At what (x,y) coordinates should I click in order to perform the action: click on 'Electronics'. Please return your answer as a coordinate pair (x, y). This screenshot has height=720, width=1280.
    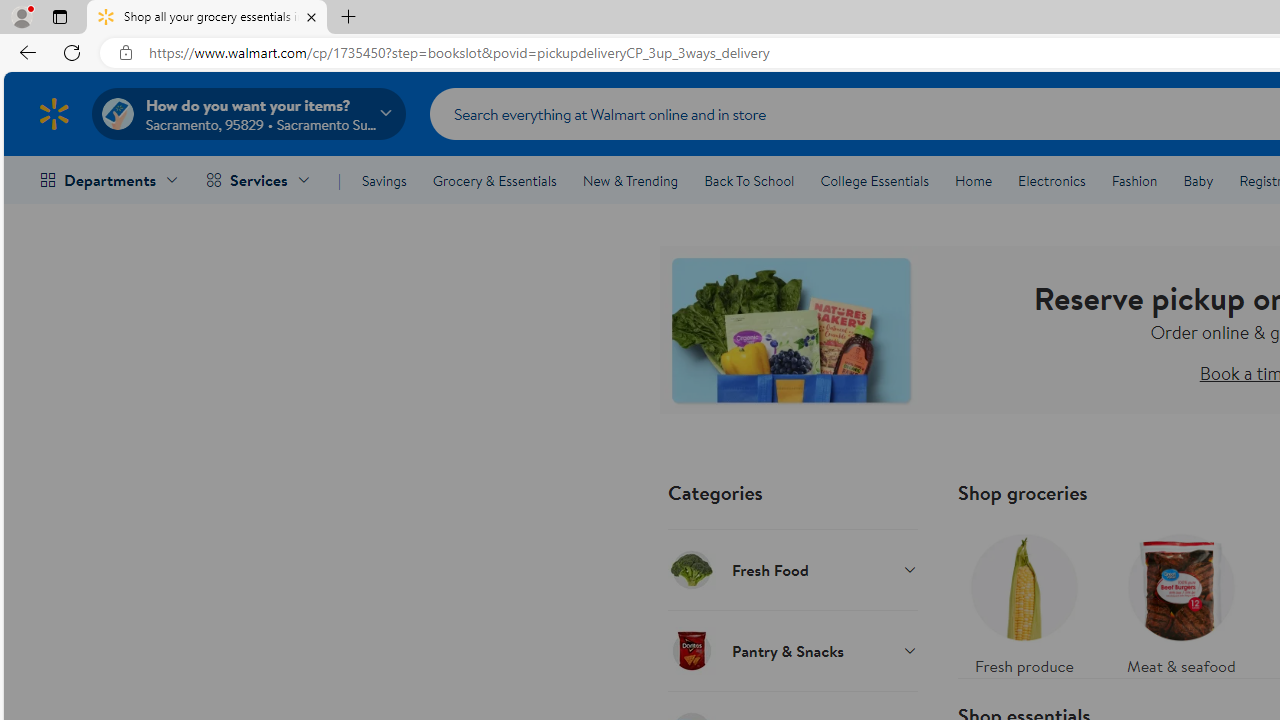
    Looking at the image, I should click on (1050, 181).